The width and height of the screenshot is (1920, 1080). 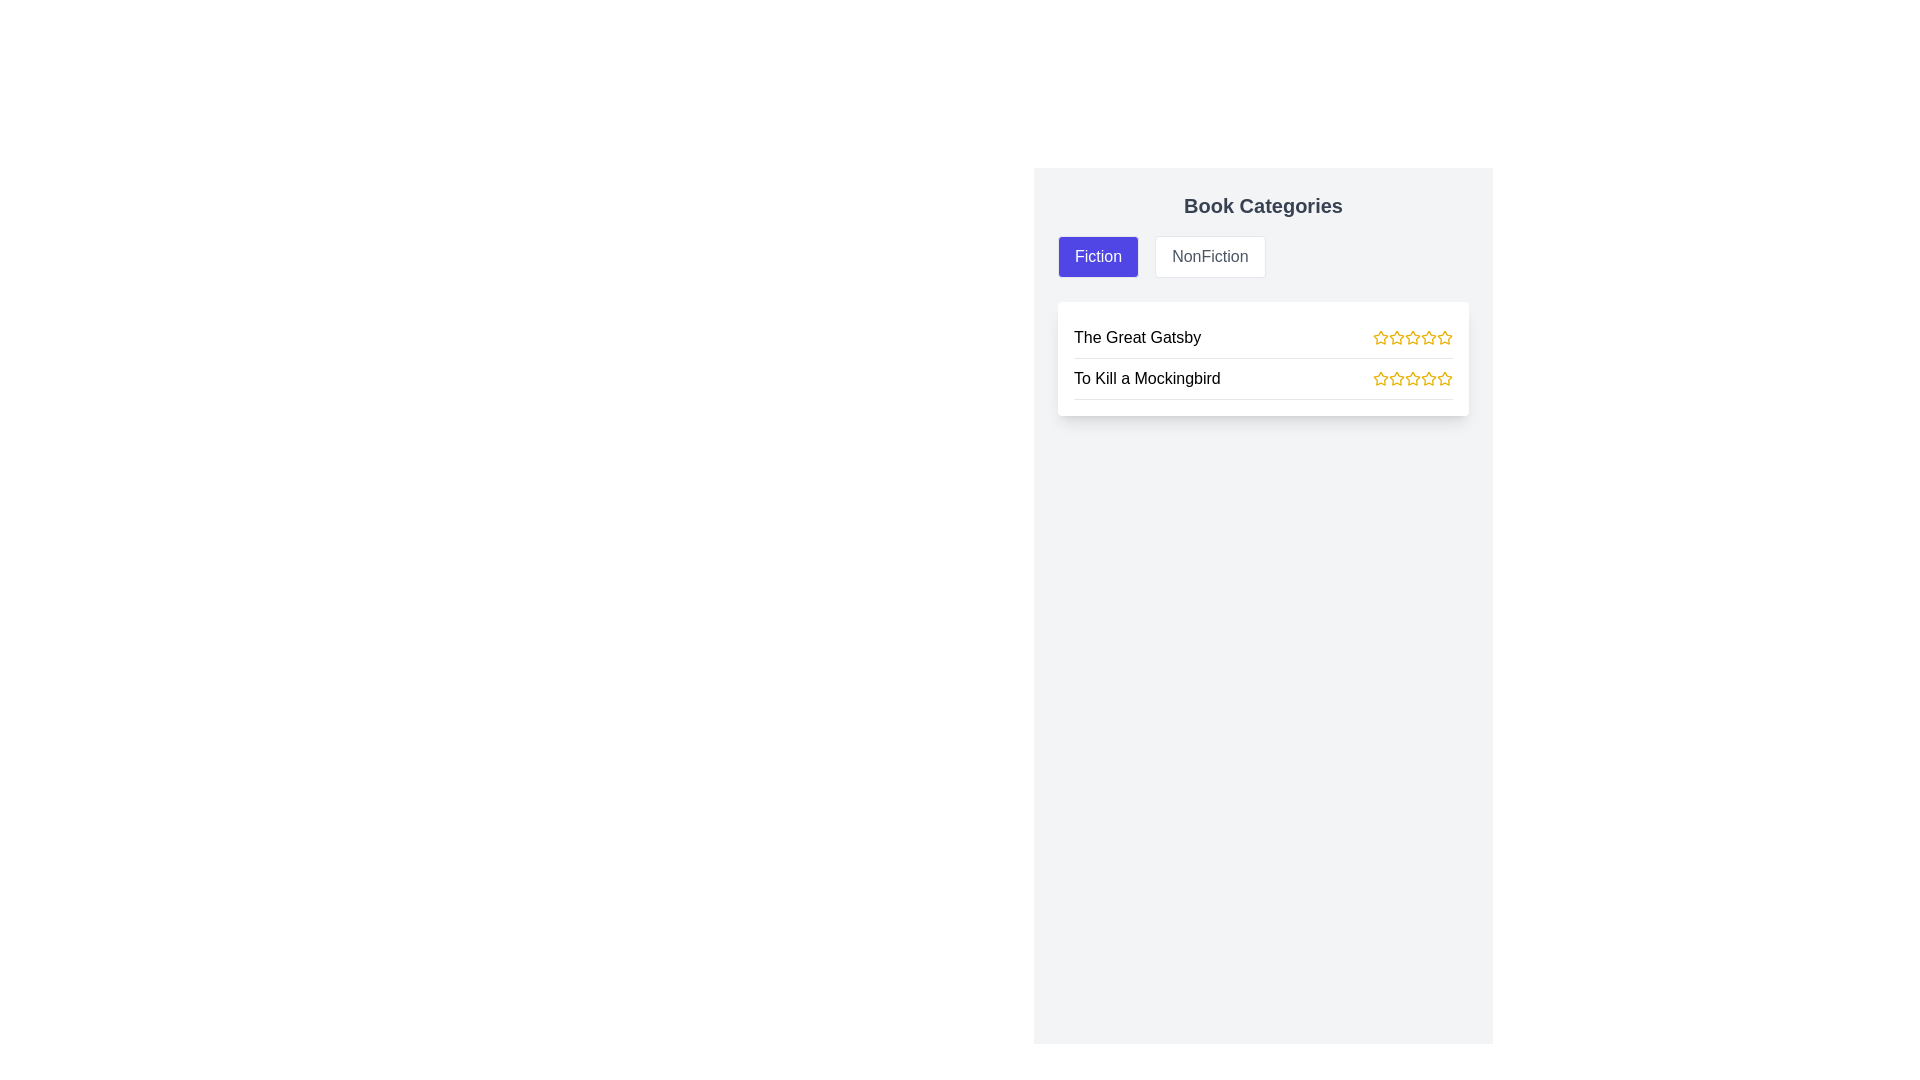 I want to click on the star-shaped icon with a golden outline and white center to rate it, located to the right of 'The Great Gatsby', so click(x=1379, y=335).